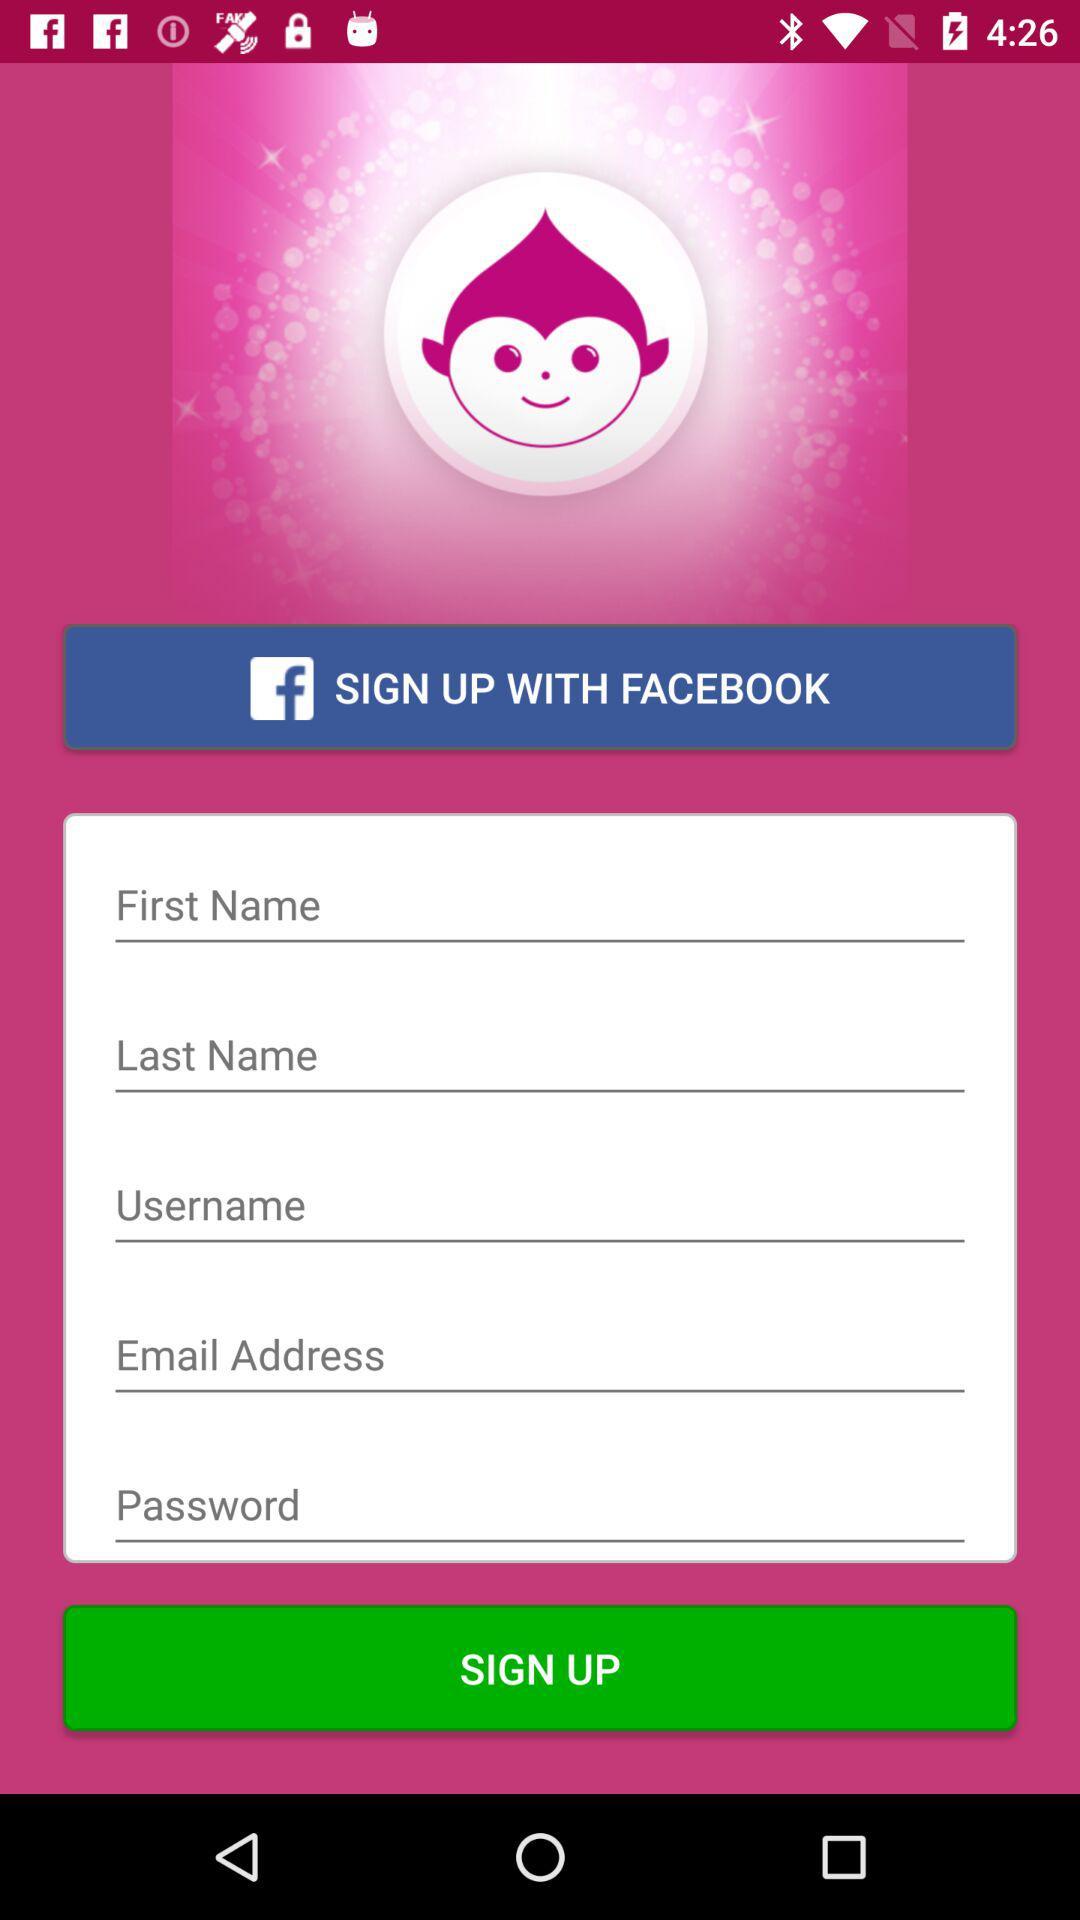 Image resolution: width=1080 pixels, height=1920 pixels. I want to click on email address, so click(540, 1357).